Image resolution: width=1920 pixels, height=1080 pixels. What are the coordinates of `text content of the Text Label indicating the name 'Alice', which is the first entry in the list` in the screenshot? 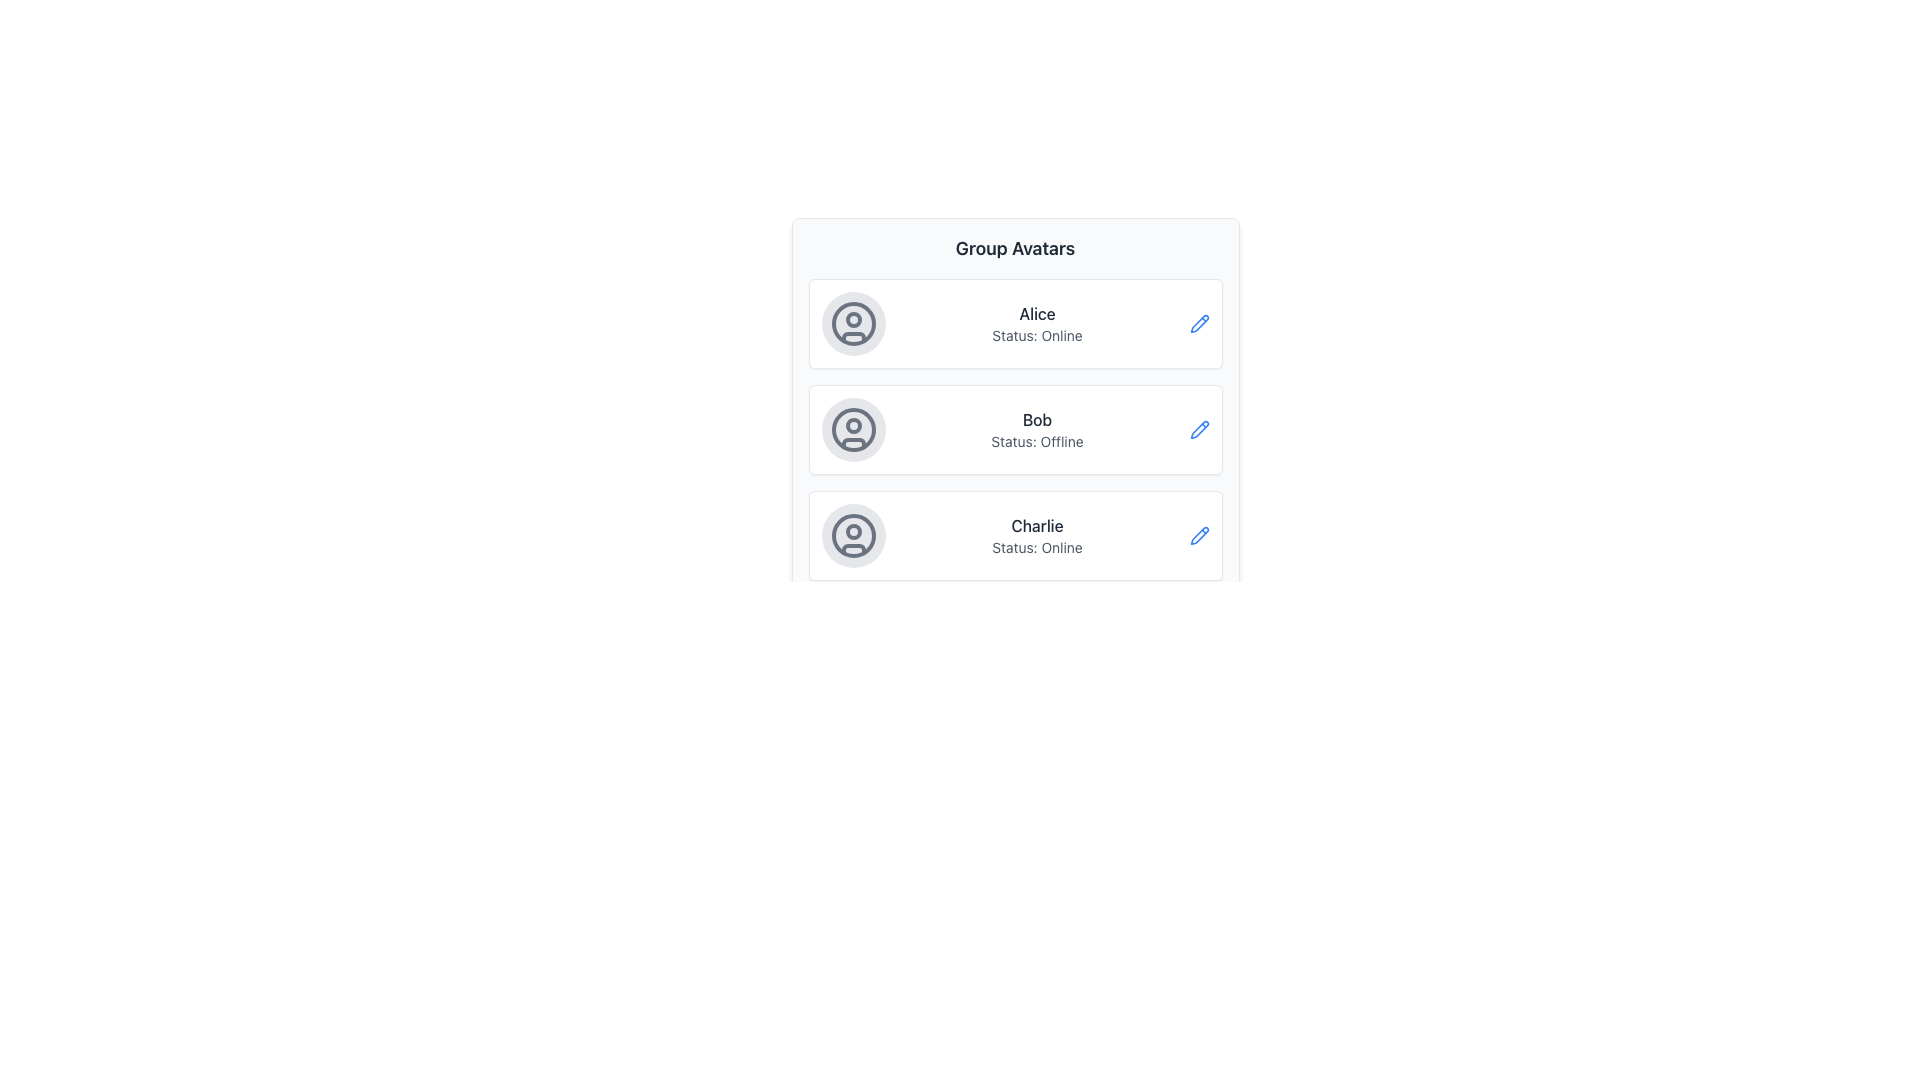 It's located at (1037, 313).